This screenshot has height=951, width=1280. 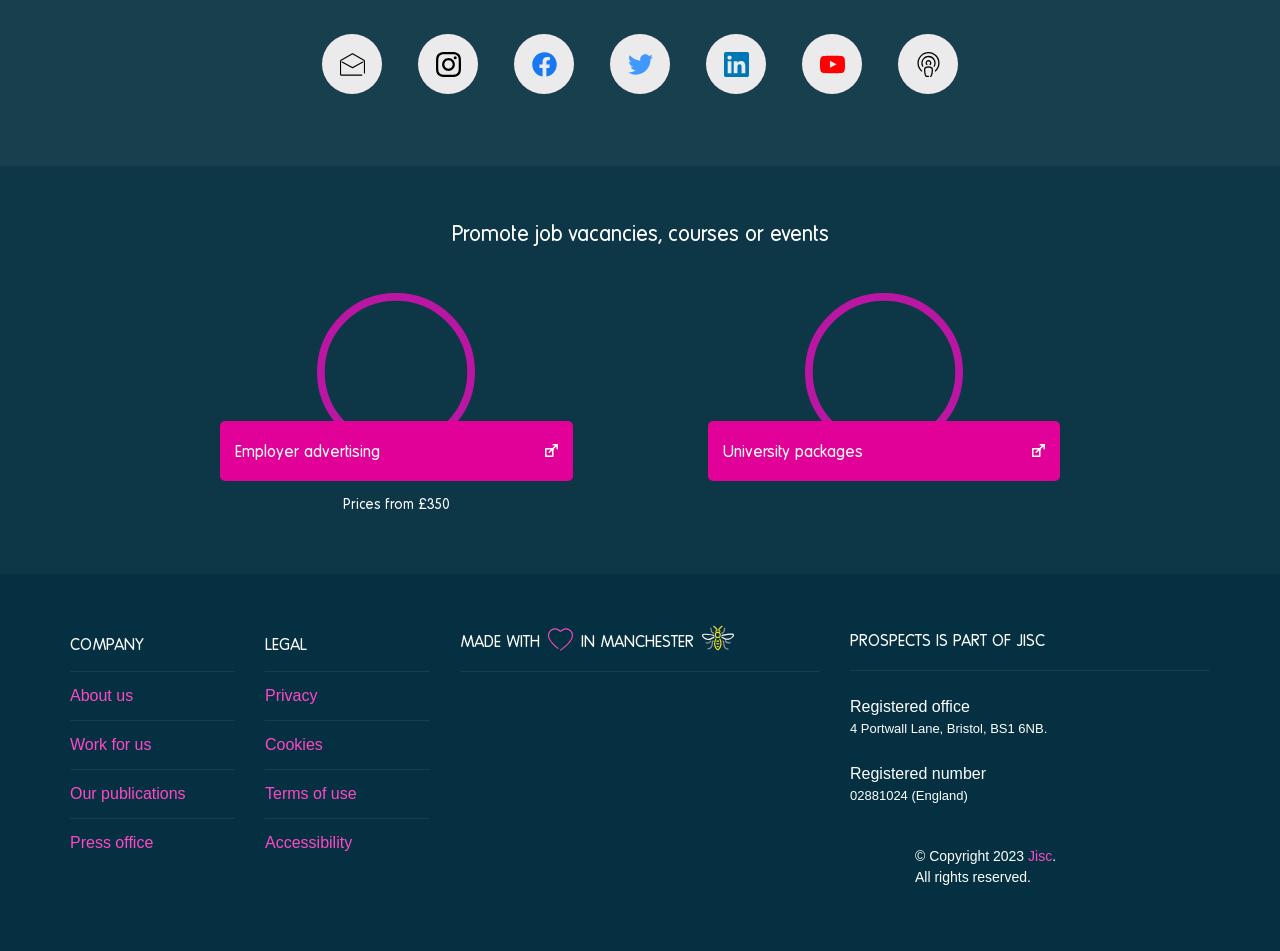 What do you see at coordinates (284, 641) in the screenshot?
I see `'Legal'` at bounding box center [284, 641].